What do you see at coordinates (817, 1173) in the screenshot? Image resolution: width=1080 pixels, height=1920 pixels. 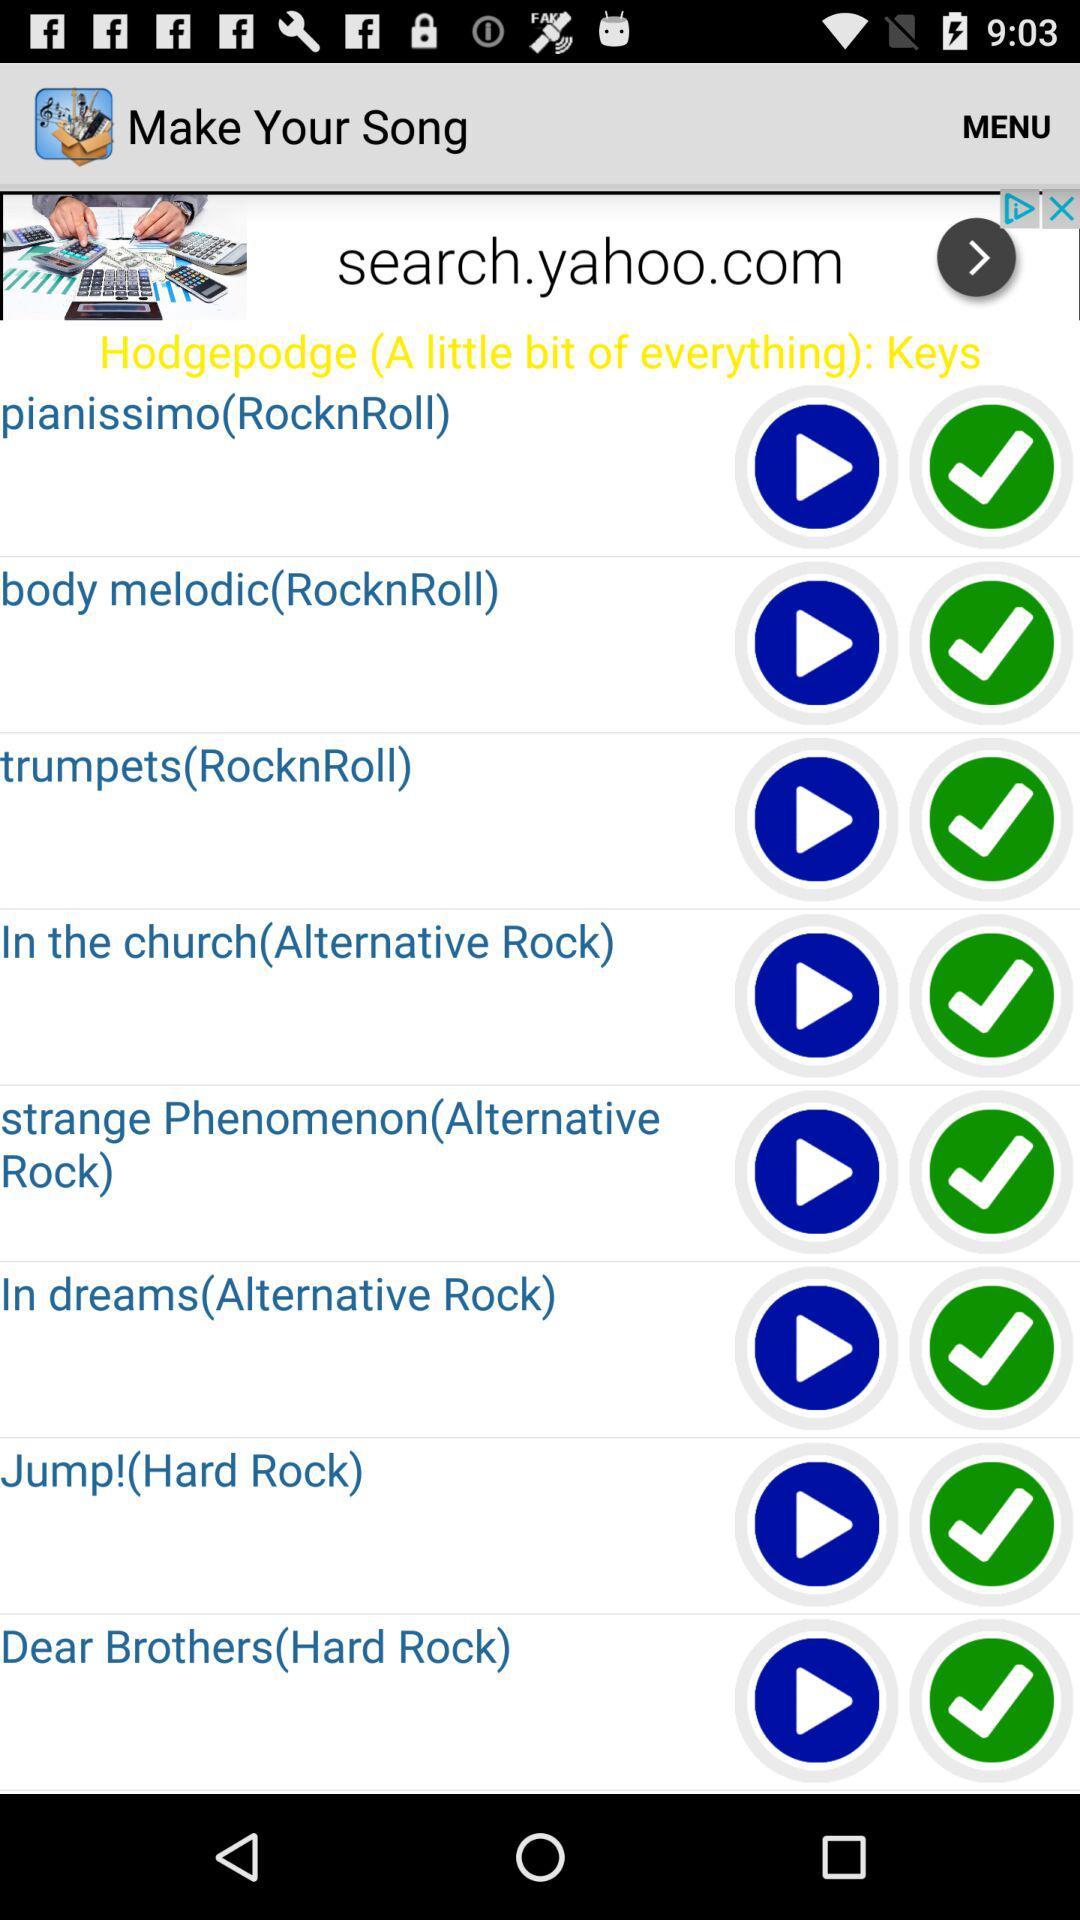 I see `option` at bounding box center [817, 1173].